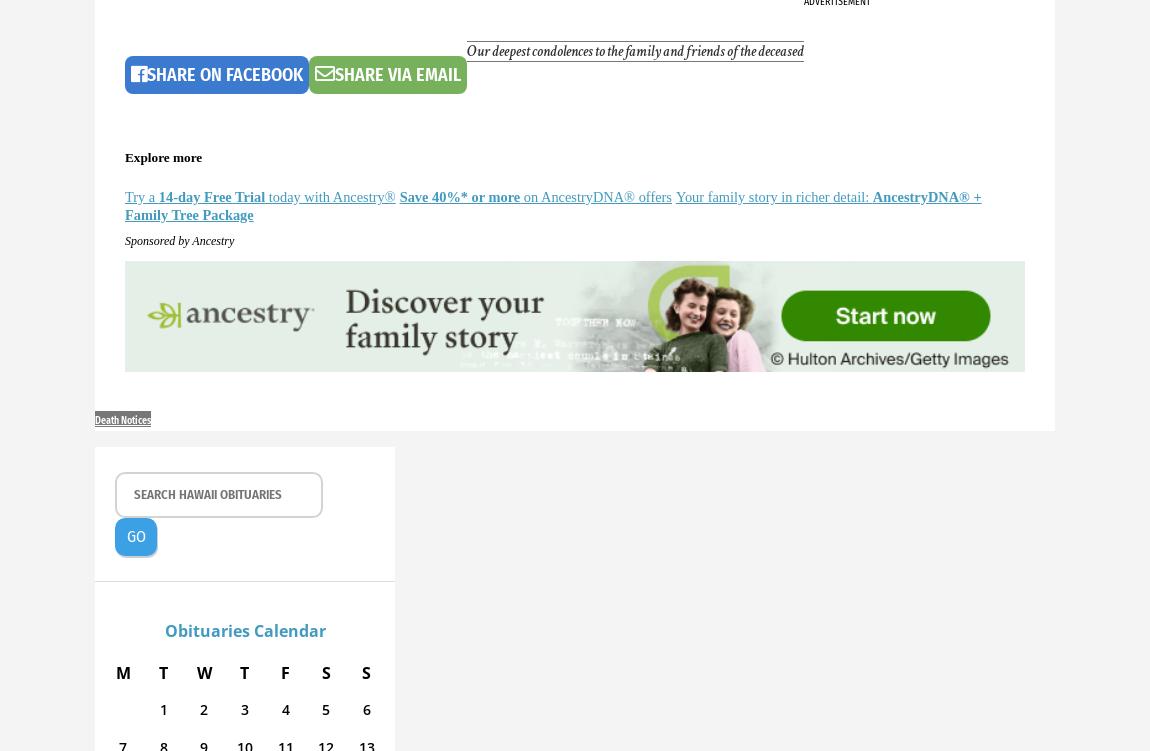 The image size is (1150, 751). I want to click on 'Try a', so click(140, 196).